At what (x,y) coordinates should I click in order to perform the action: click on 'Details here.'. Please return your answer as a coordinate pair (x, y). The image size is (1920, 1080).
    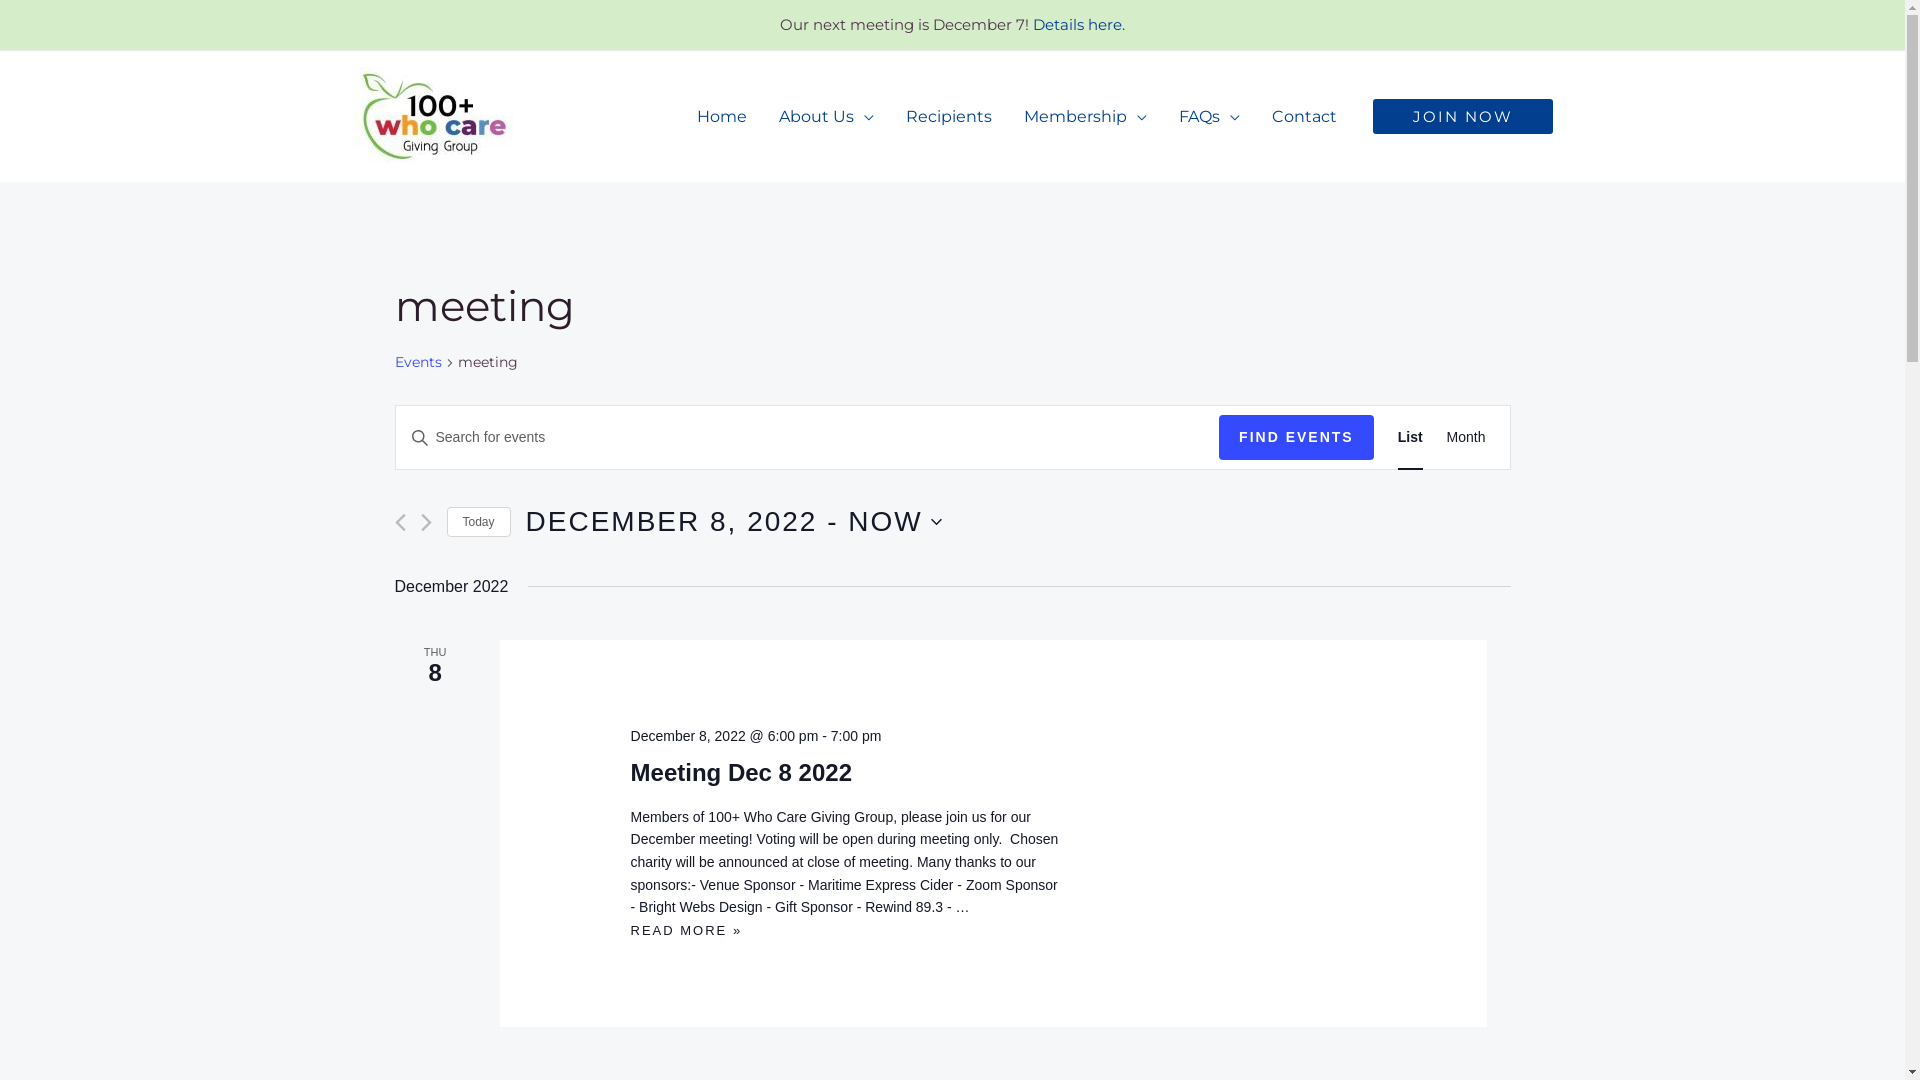
    Looking at the image, I should click on (1078, 24).